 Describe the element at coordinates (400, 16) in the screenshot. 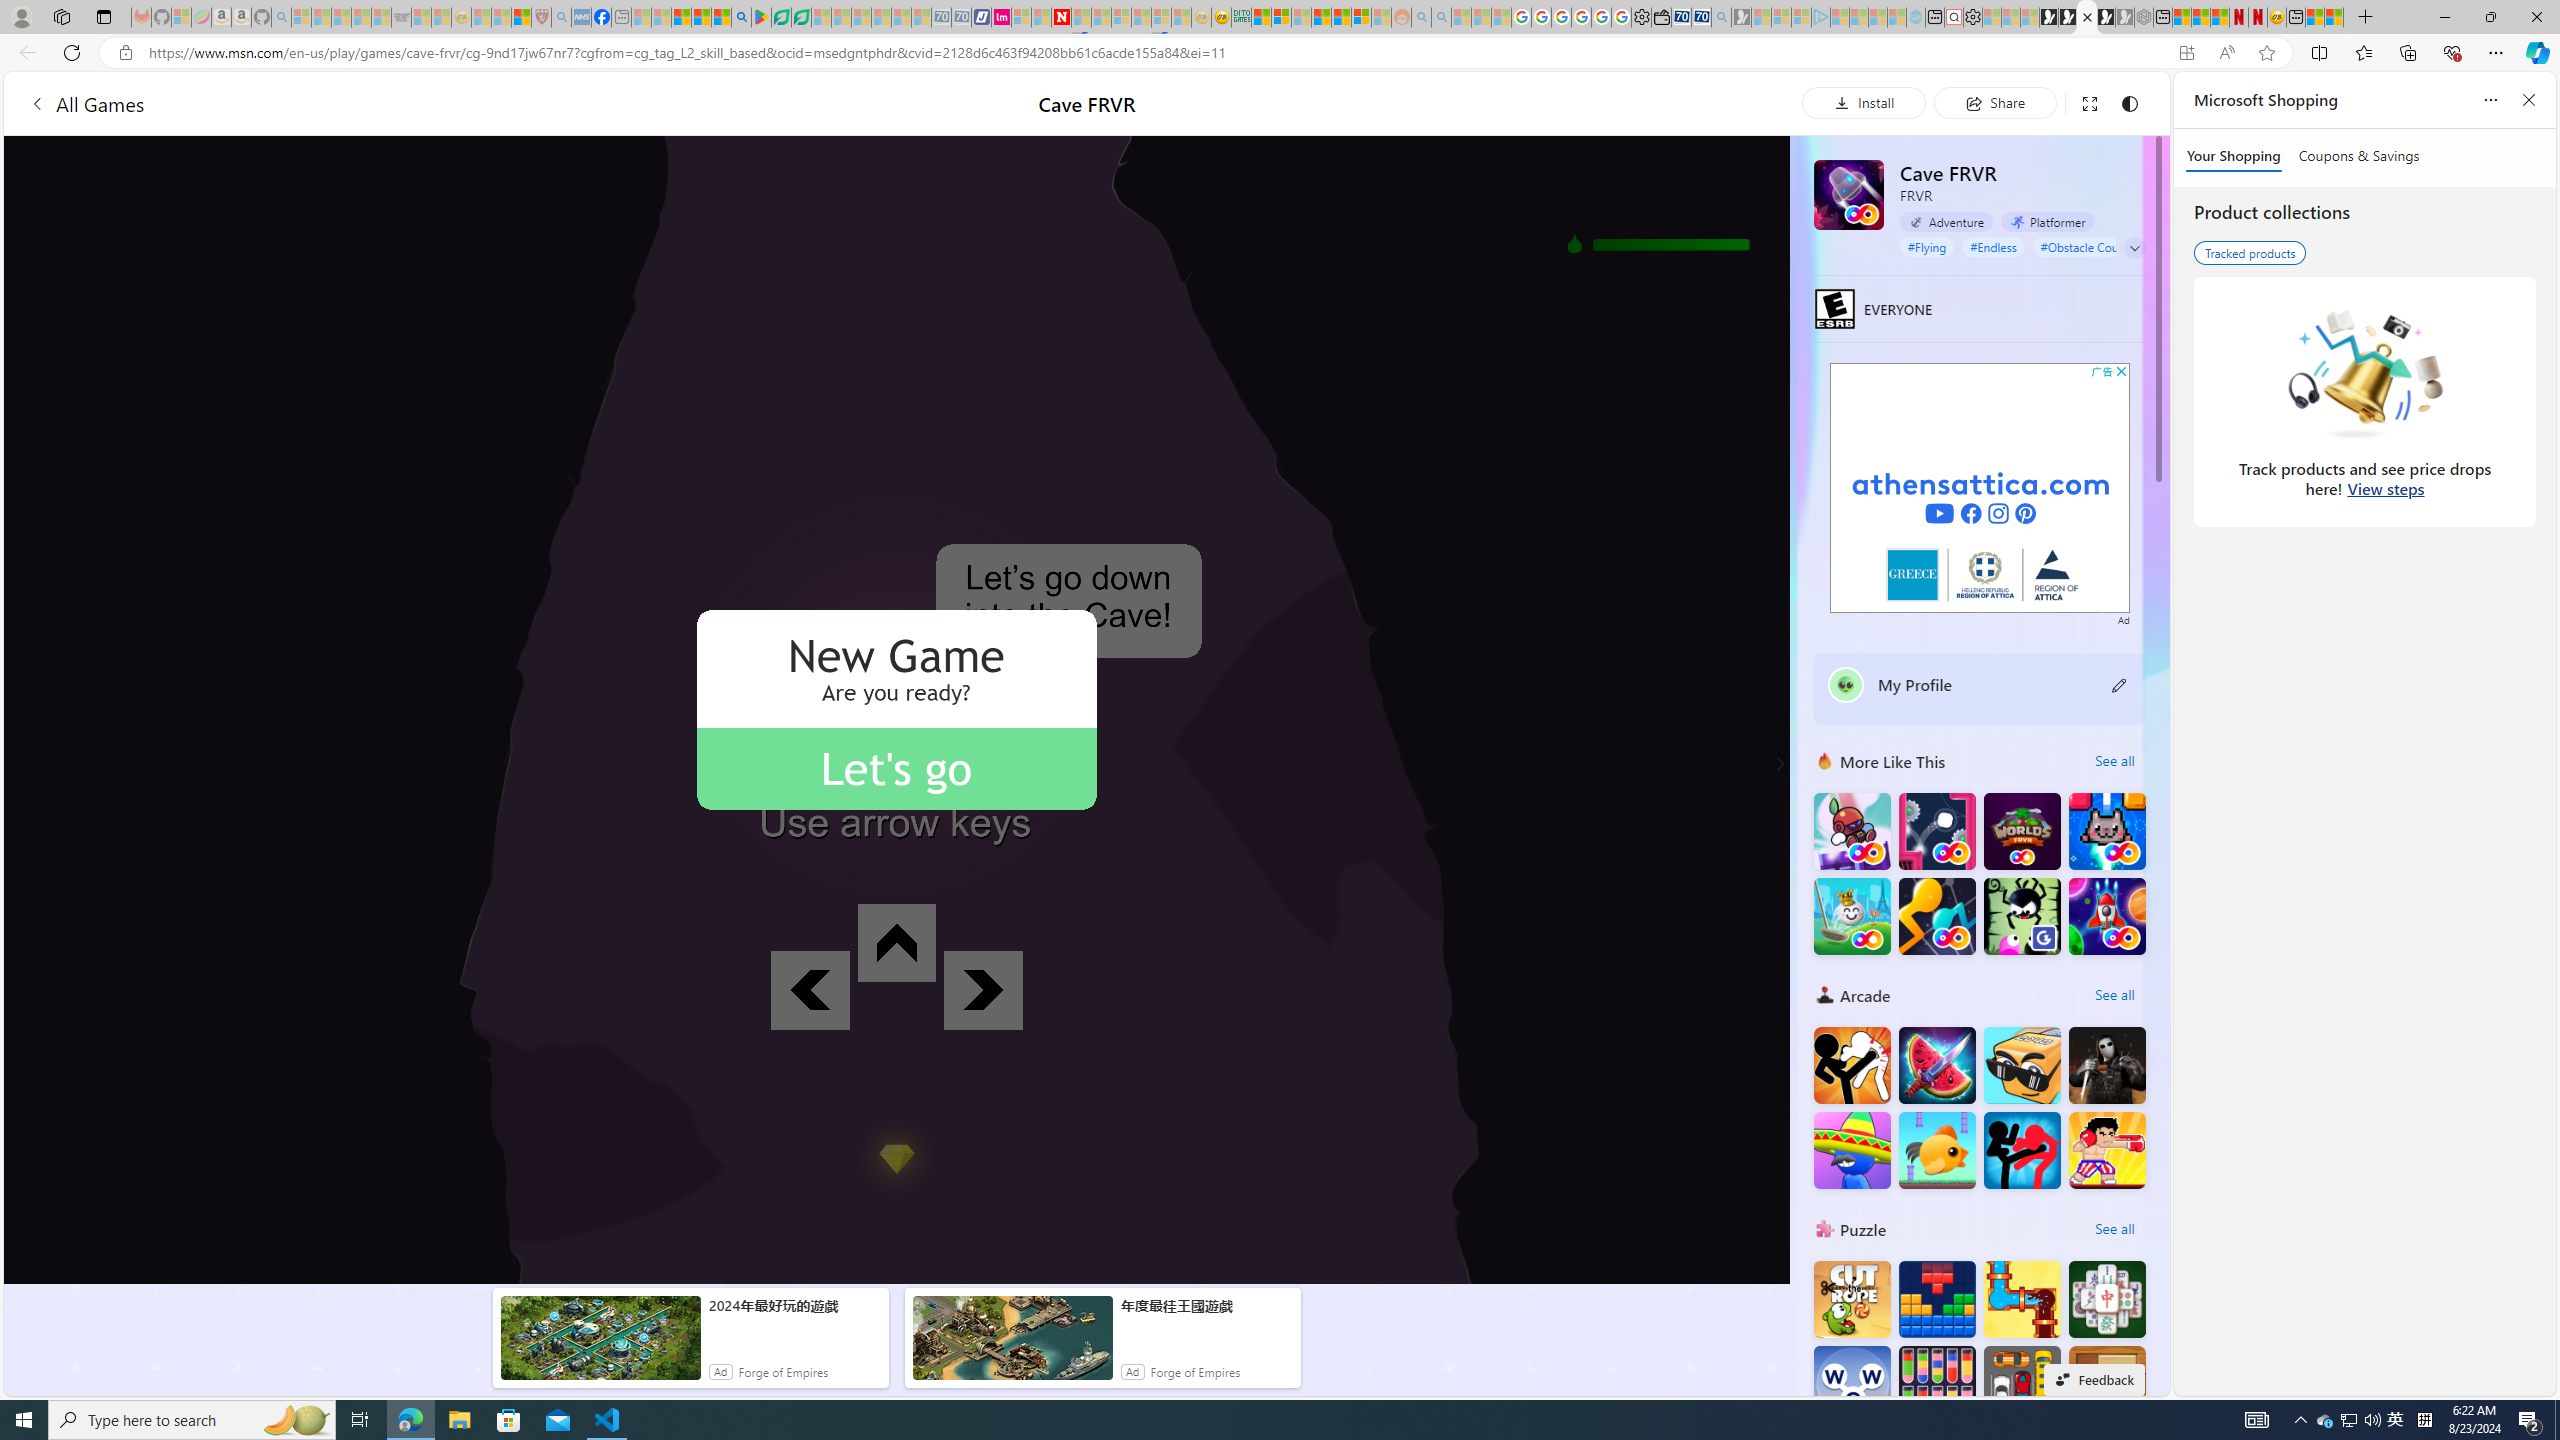

I see `'Combat Siege'` at that location.